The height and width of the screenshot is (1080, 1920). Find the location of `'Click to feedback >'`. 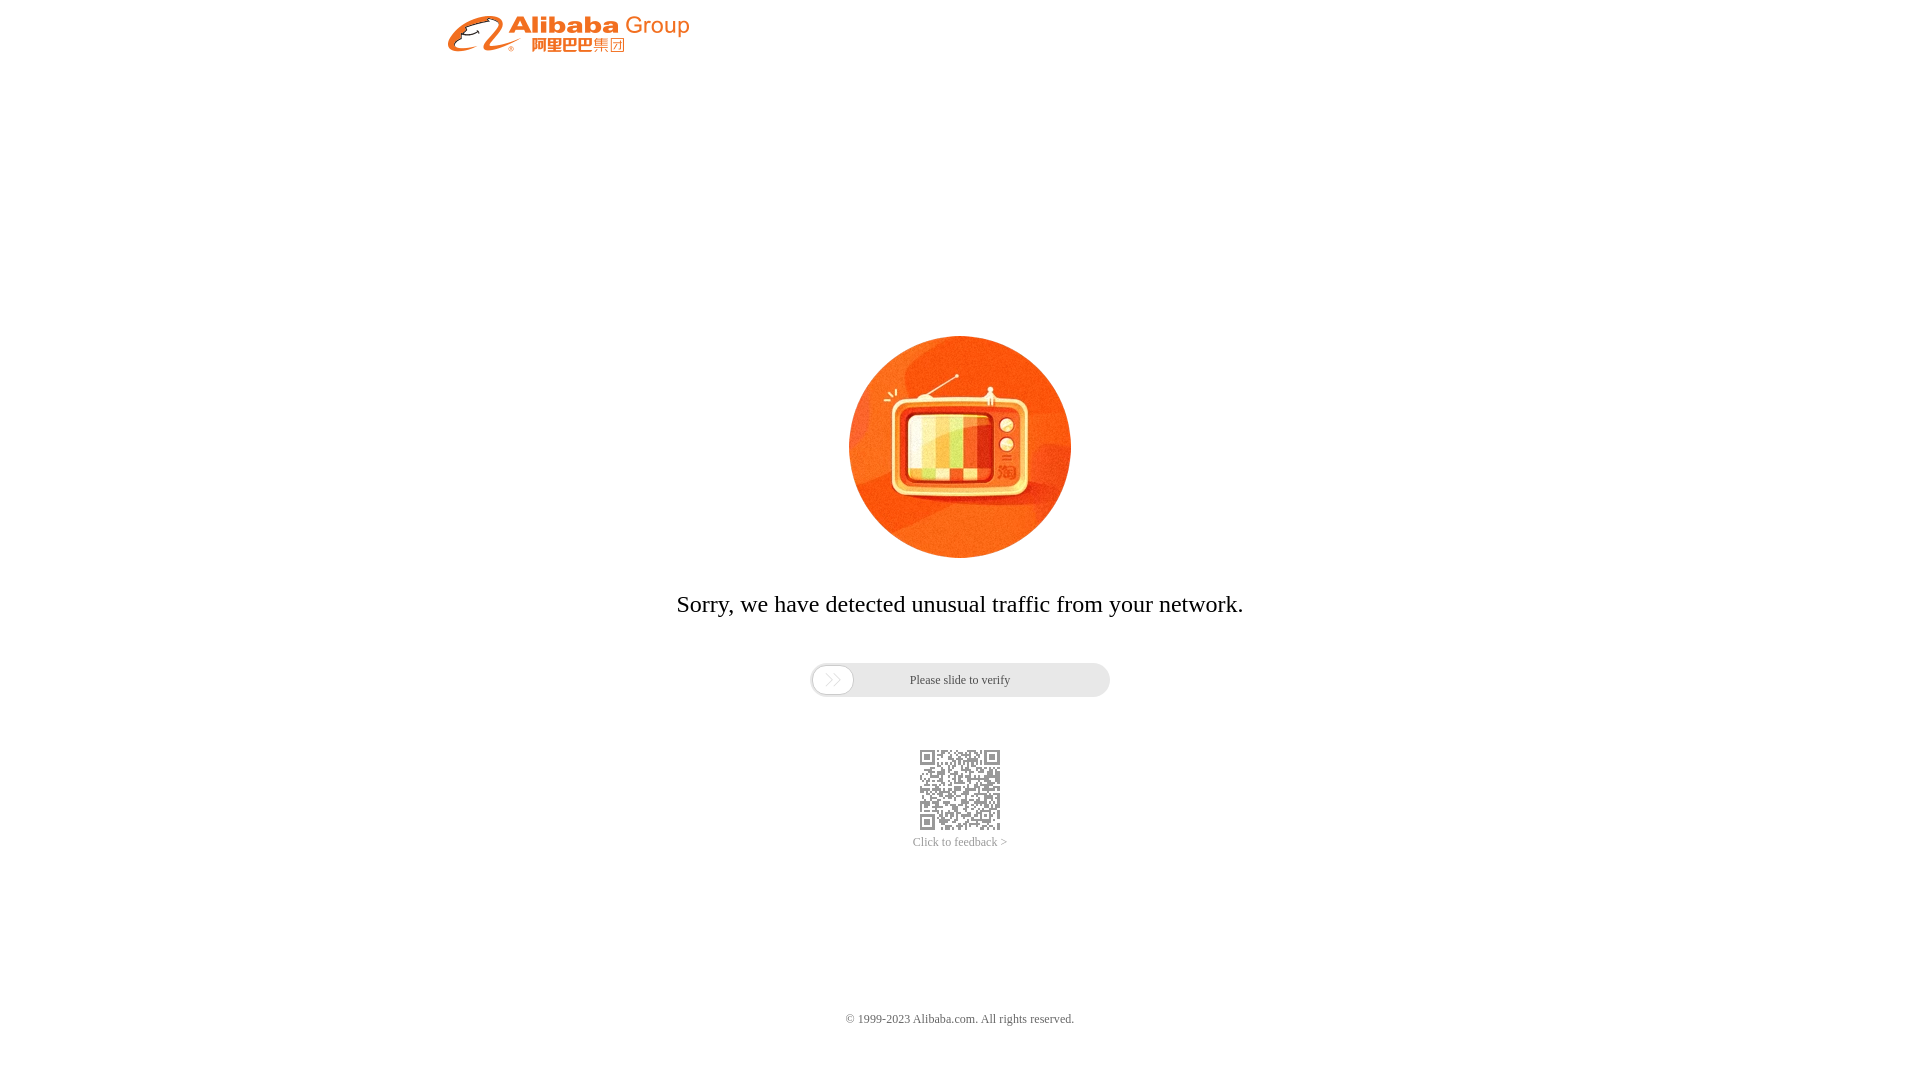

'Click to feedback >' is located at coordinates (911, 842).